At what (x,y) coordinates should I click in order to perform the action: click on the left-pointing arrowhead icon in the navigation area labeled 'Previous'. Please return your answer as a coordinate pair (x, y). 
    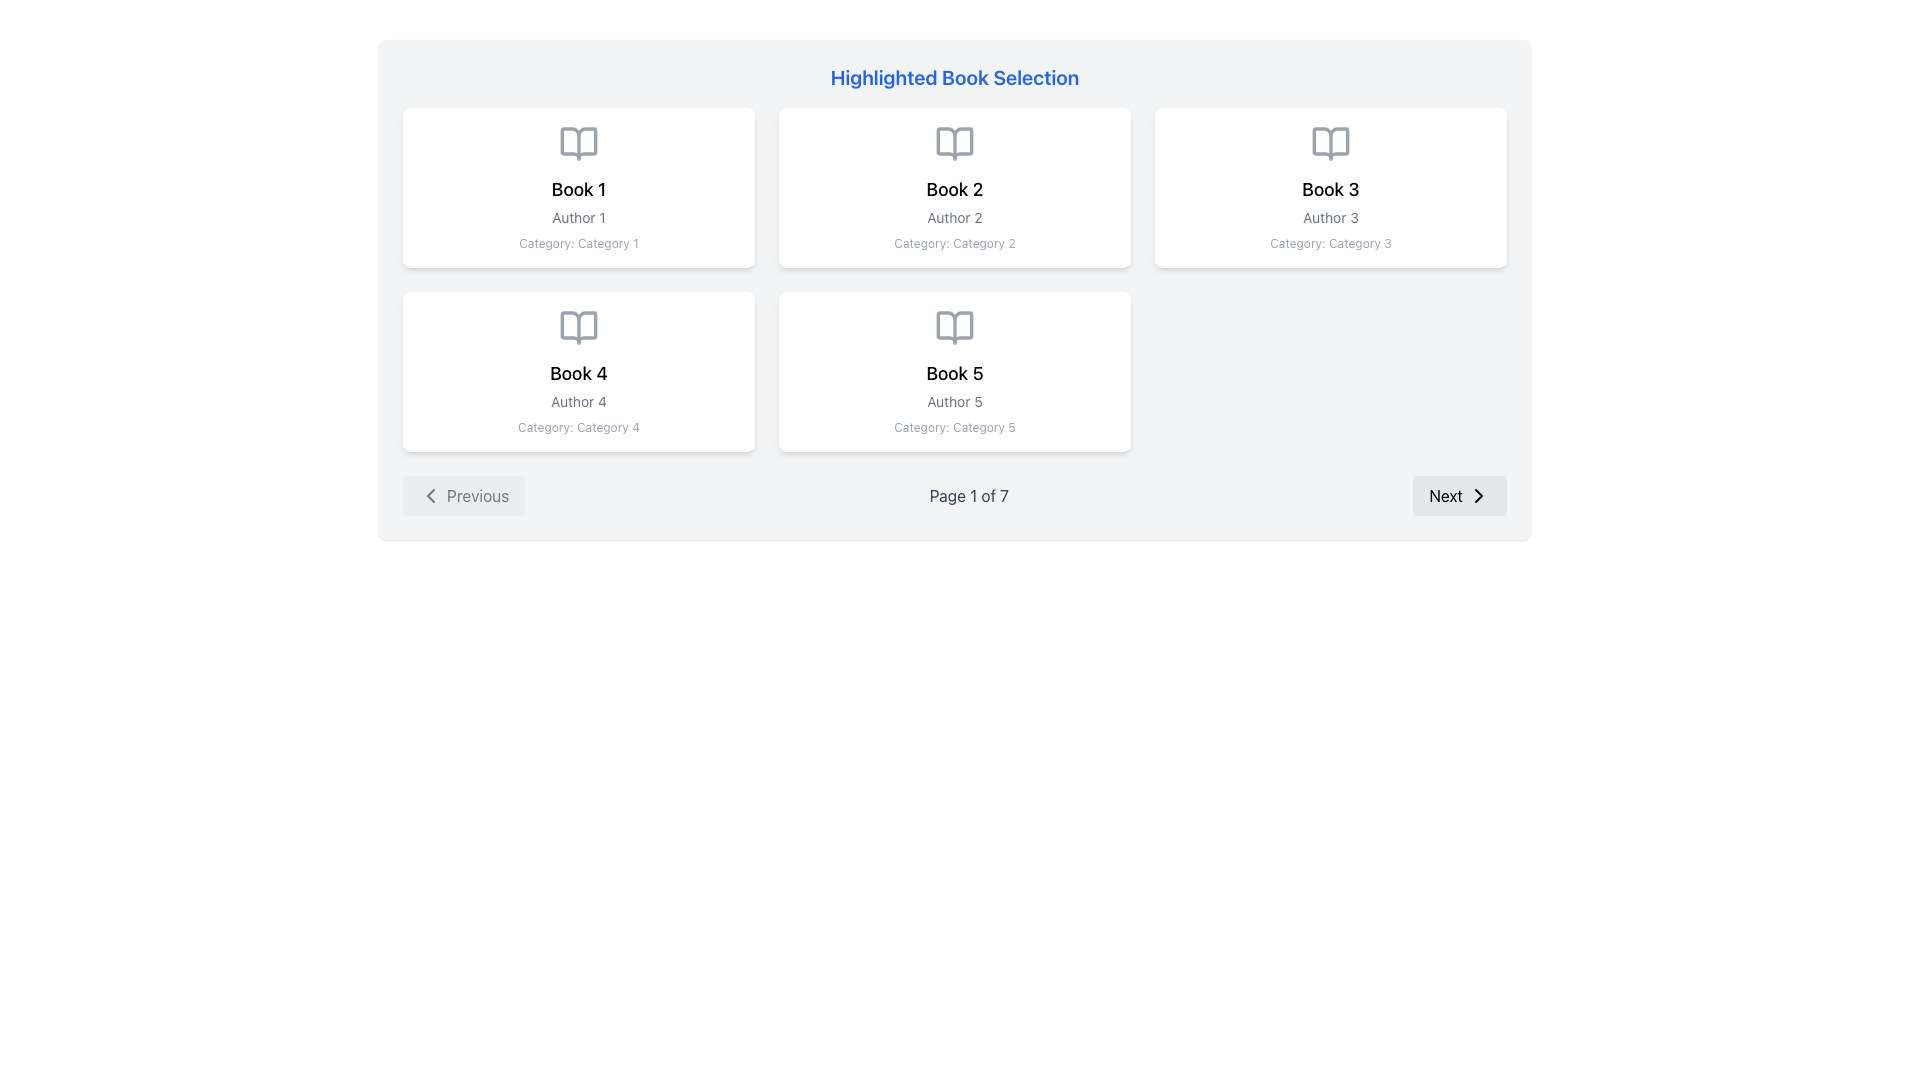
    Looking at the image, I should click on (430, 495).